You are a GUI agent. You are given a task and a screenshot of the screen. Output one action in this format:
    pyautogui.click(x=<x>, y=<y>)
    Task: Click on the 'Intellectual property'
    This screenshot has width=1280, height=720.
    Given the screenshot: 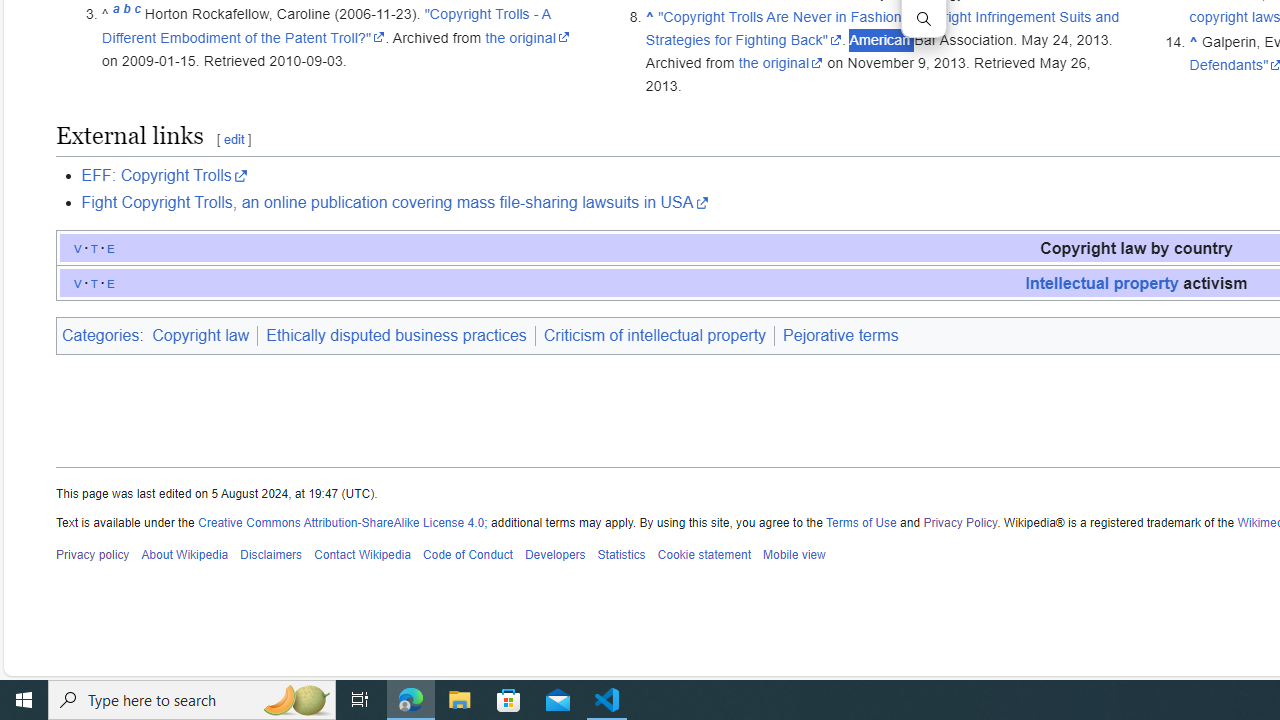 What is the action you would take?
    pyautogui.click(x=1101, y=282)
    